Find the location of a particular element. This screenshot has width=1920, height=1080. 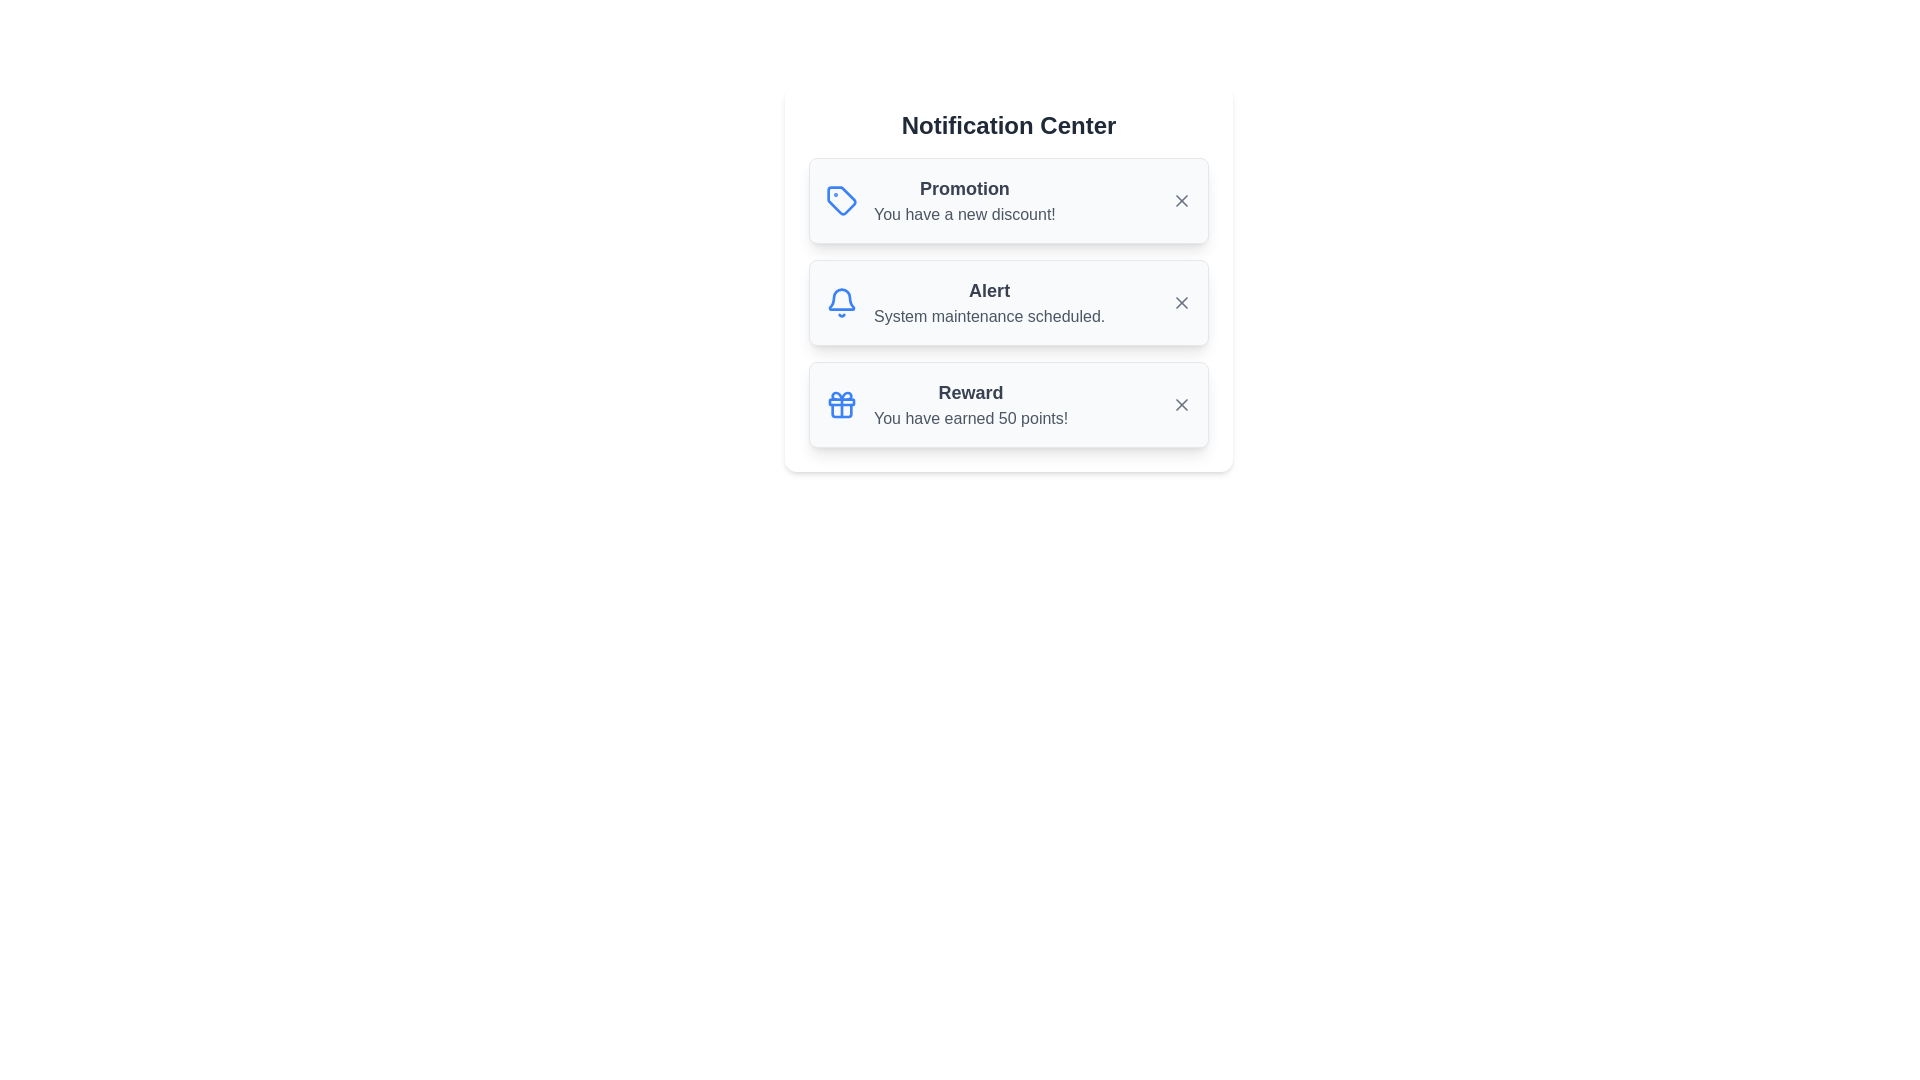

the Notification text box that informs the user of a reward of 50 points, located inside the third notification card in the Notification Center modal is located at coordinates (971, 405).